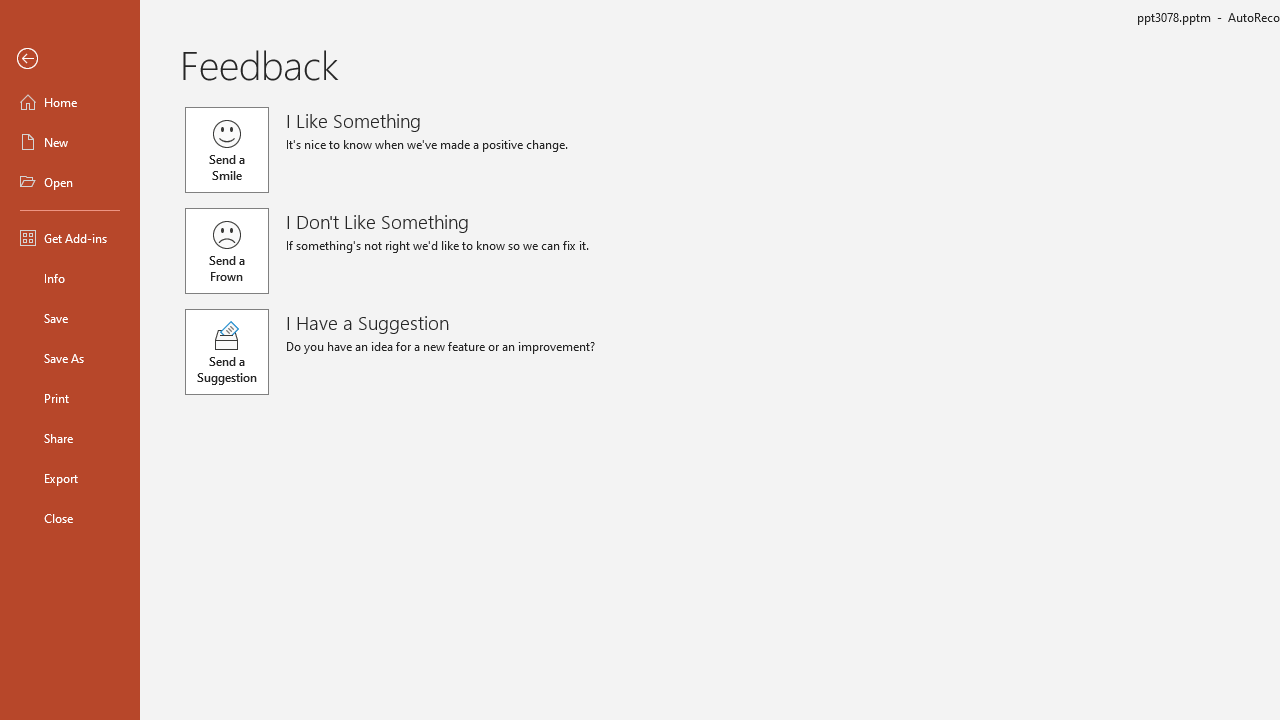 The image size is (1280, 720). What do you see at coordinates (69, 140) in the screenshot?
I see `'New'` at bounding box center [69, 140].